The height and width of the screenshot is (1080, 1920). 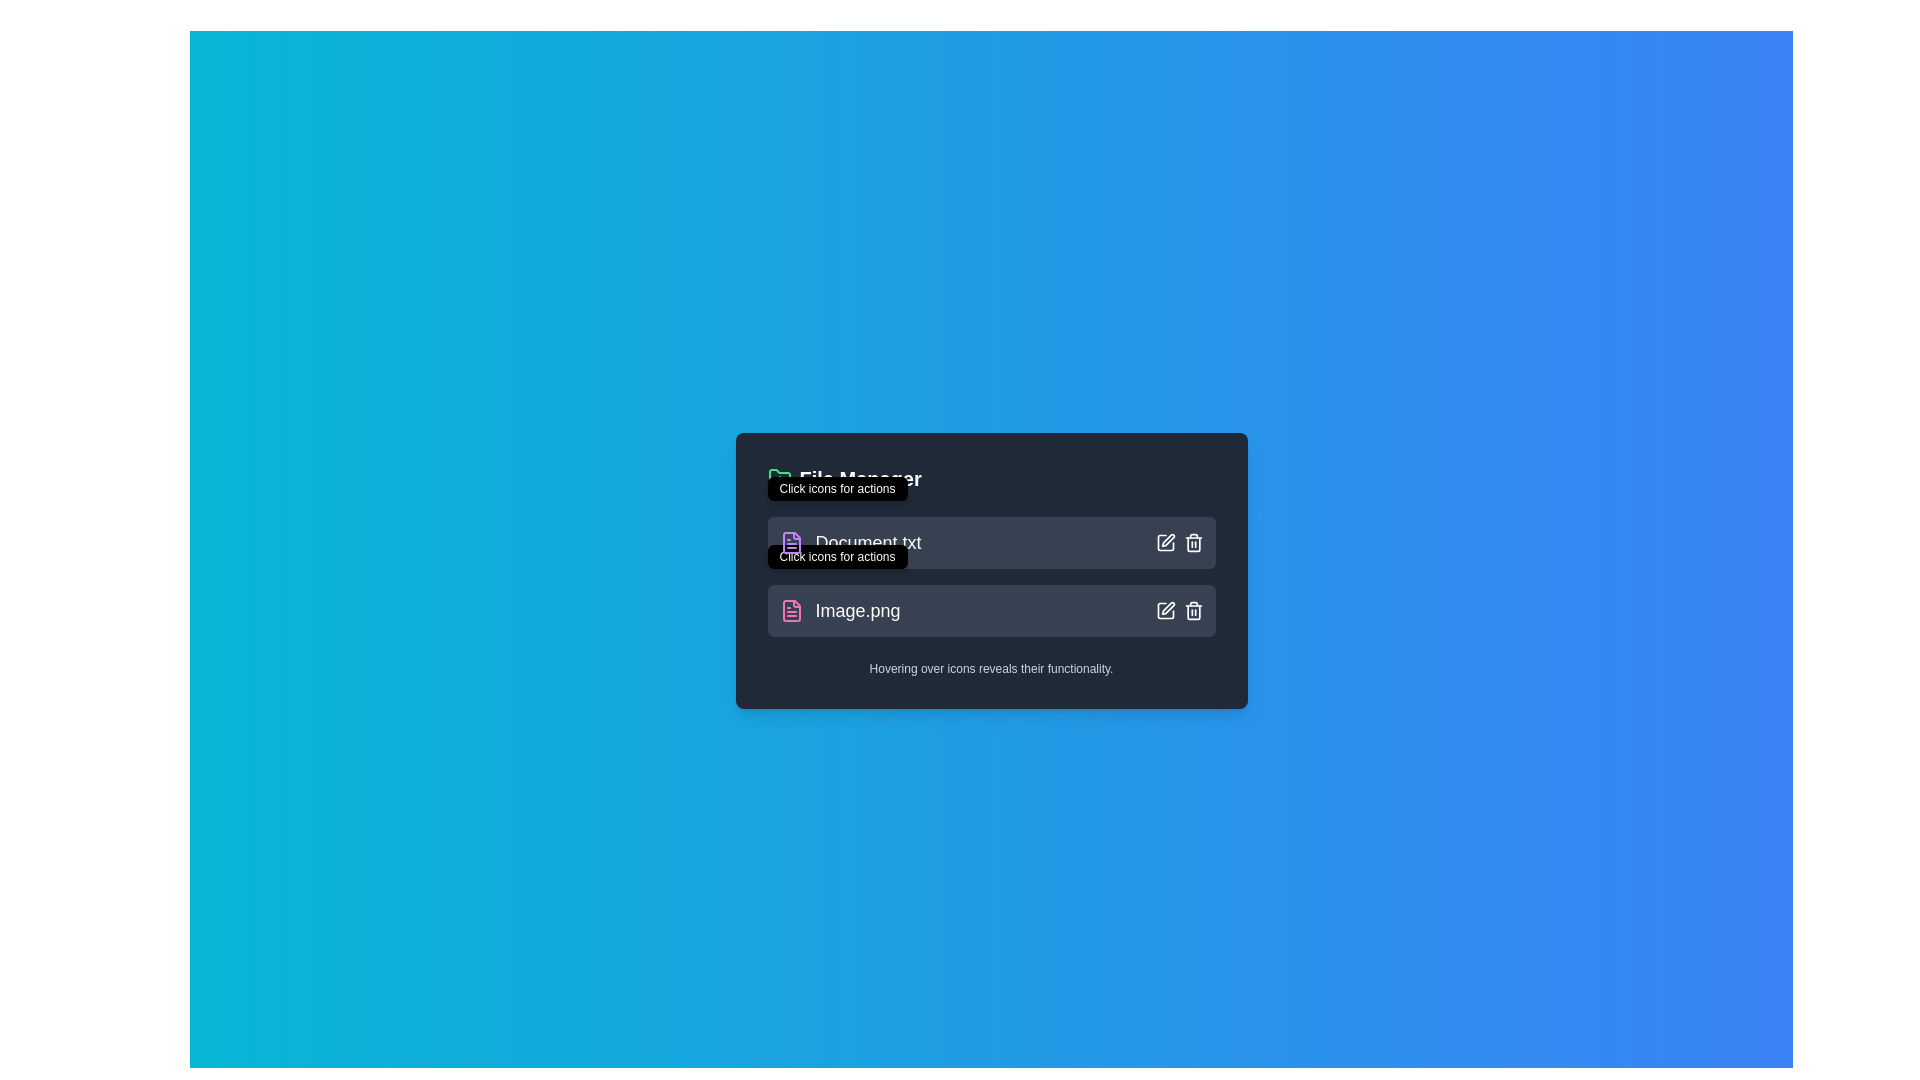 What do you see at coordinates (991, 668) in the screenshot?
I see `the informational static text that provides guidance on interacting with the icons displayed in the interface, located at the bottom of the panel` at bounding box center [991, 668].